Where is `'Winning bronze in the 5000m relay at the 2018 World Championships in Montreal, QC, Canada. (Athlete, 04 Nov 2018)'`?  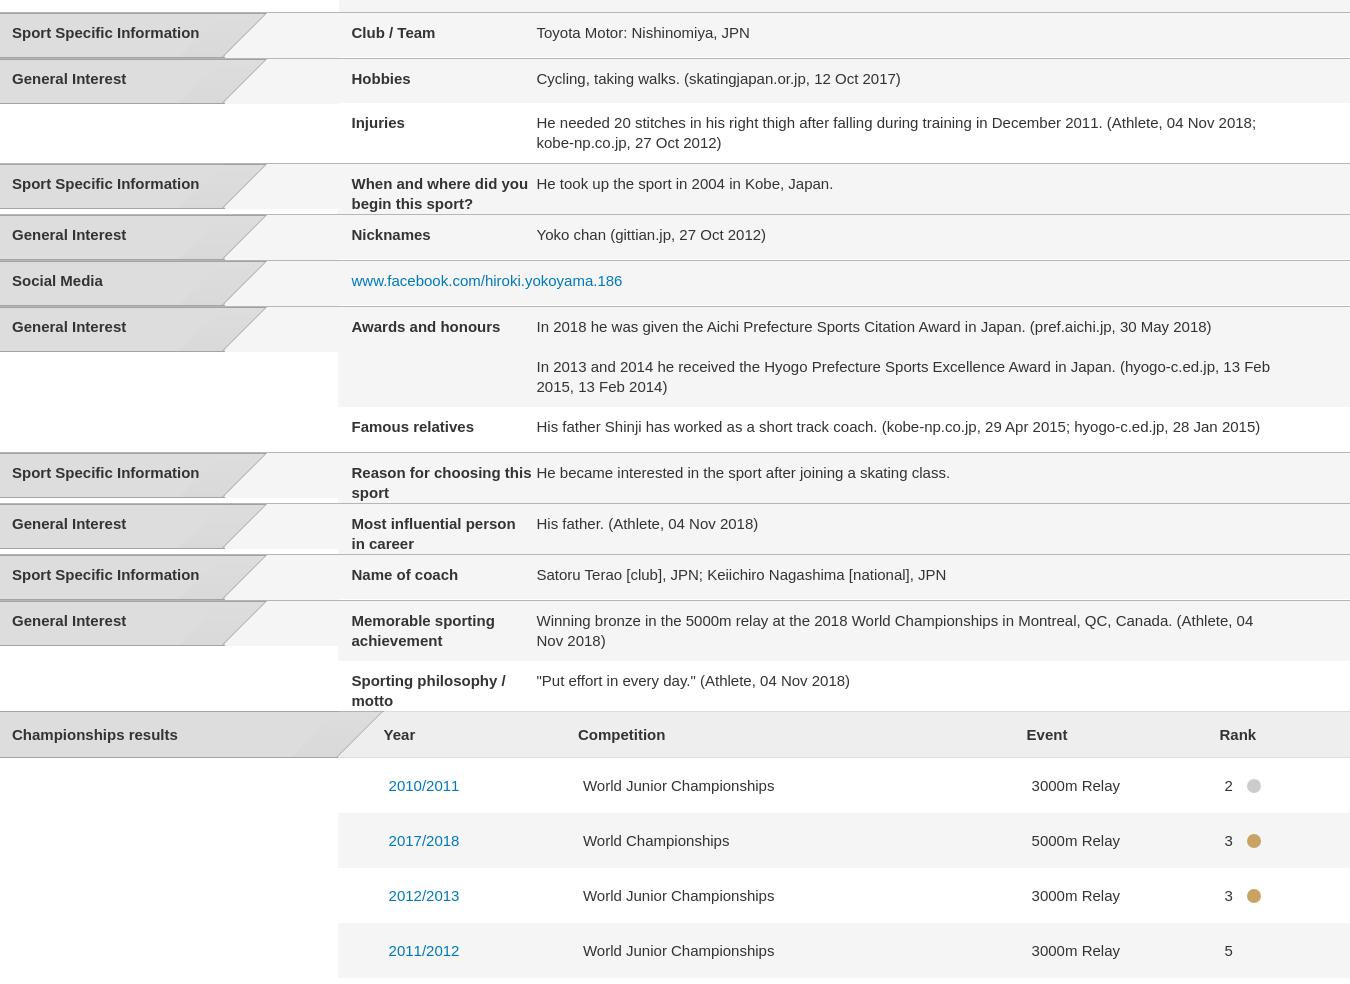
'Winning bronze in the 5000m relay at the 2018 World Championships in Montreal, QC, Canada. (Athlete, 04 Nov 2018)' is located at coordinates (894, 630).